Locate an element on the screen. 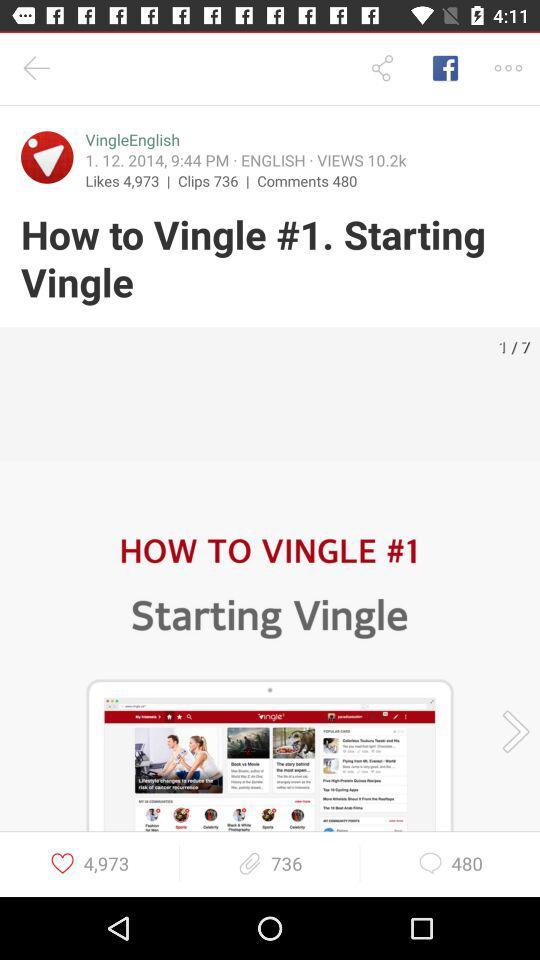 Image resolution: width=540 pixels, height=960 pixels. facebook icon at the top is located at coordinates (445, 68).